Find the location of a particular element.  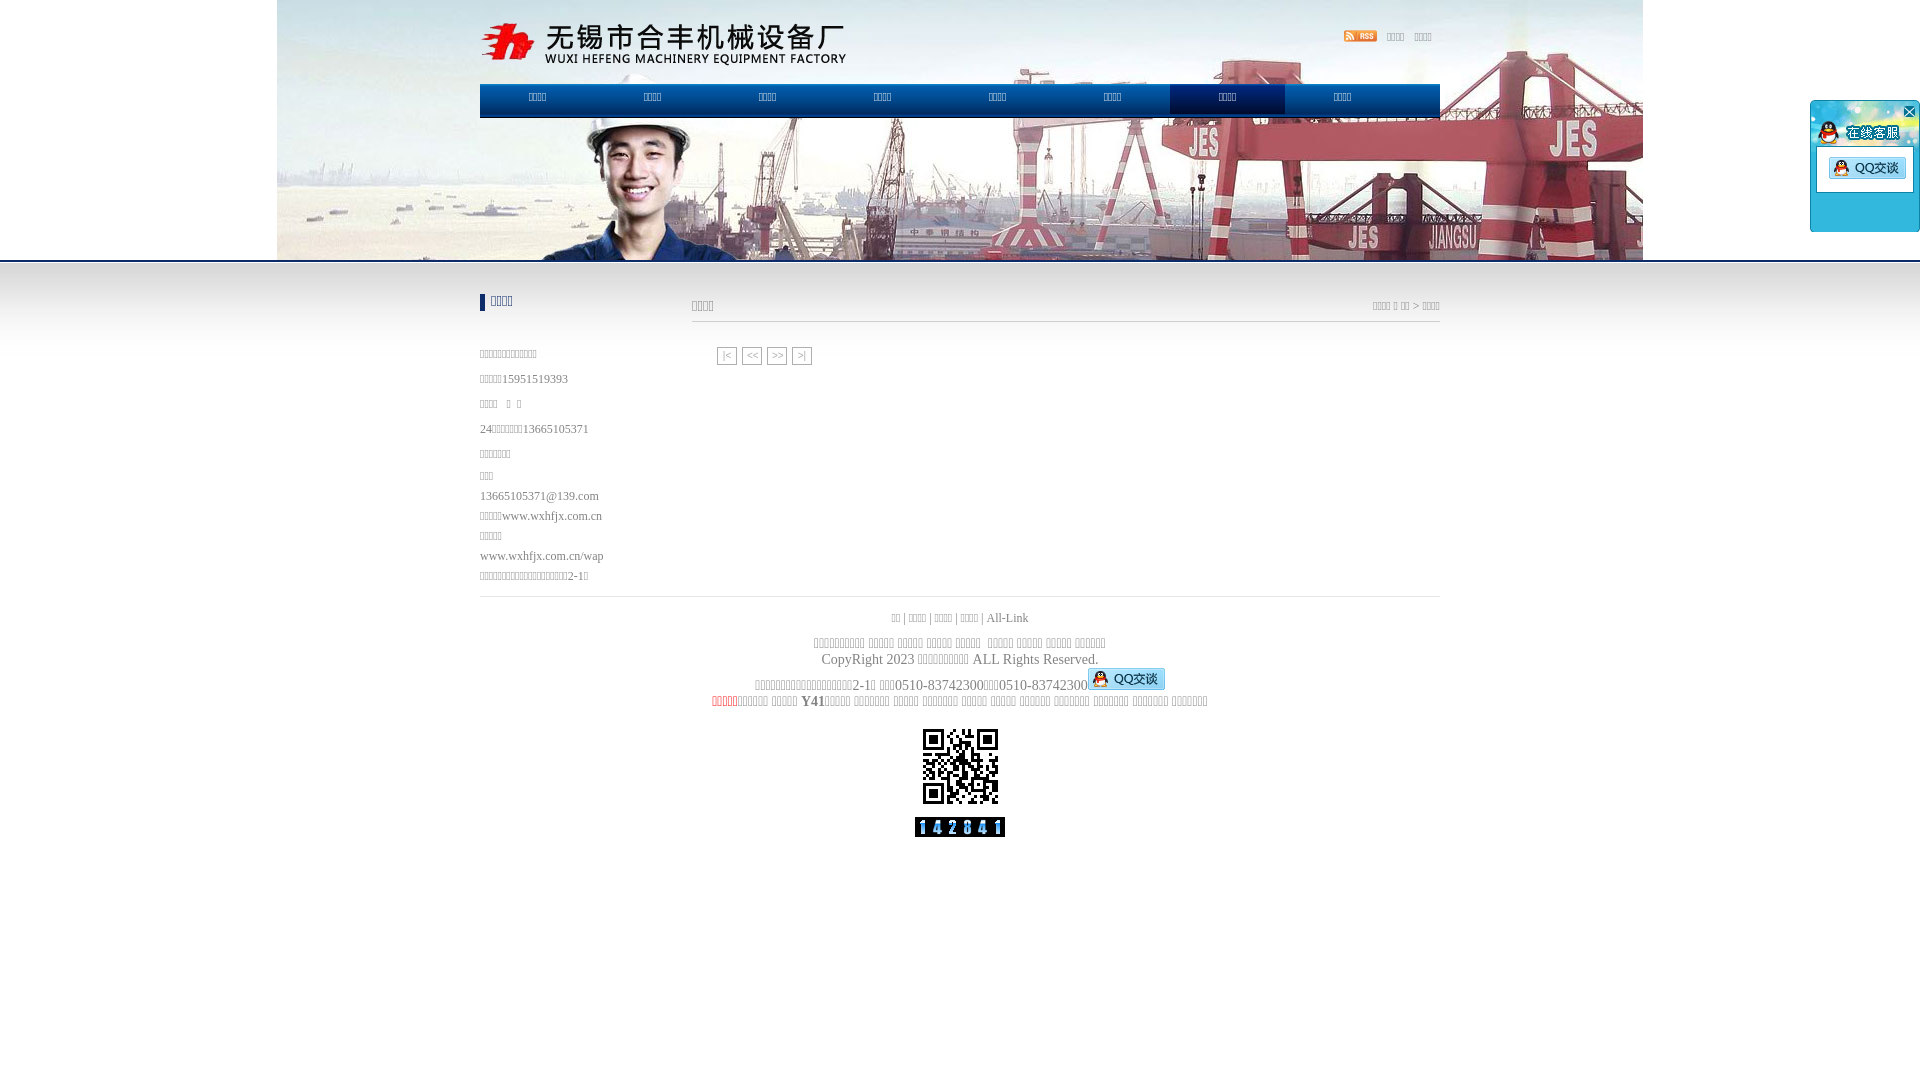

'www.wxhfjx.com.cn/wap' is located at coordinates (542, 555).